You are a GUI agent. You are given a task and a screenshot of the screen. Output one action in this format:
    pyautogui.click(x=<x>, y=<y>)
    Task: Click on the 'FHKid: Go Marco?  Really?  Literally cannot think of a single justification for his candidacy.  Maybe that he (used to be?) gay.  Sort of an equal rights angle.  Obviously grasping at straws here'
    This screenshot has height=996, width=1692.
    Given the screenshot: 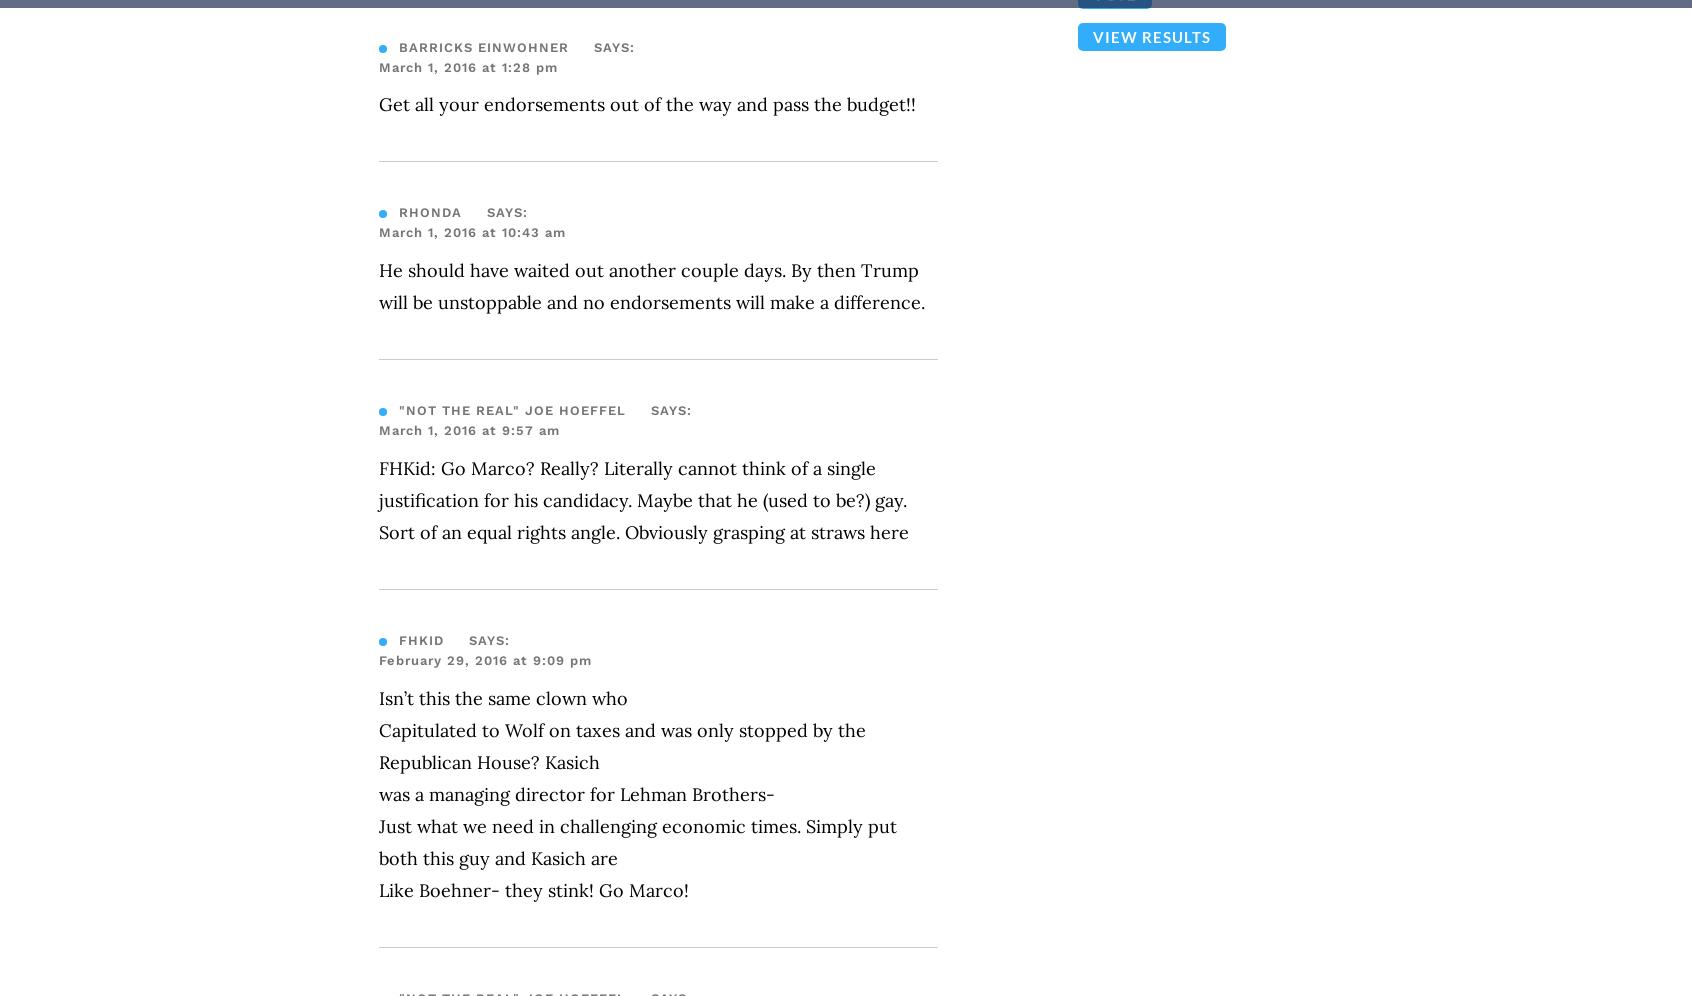 What is the action you would take?
    pyautogui.click(x=643, y=500)
    